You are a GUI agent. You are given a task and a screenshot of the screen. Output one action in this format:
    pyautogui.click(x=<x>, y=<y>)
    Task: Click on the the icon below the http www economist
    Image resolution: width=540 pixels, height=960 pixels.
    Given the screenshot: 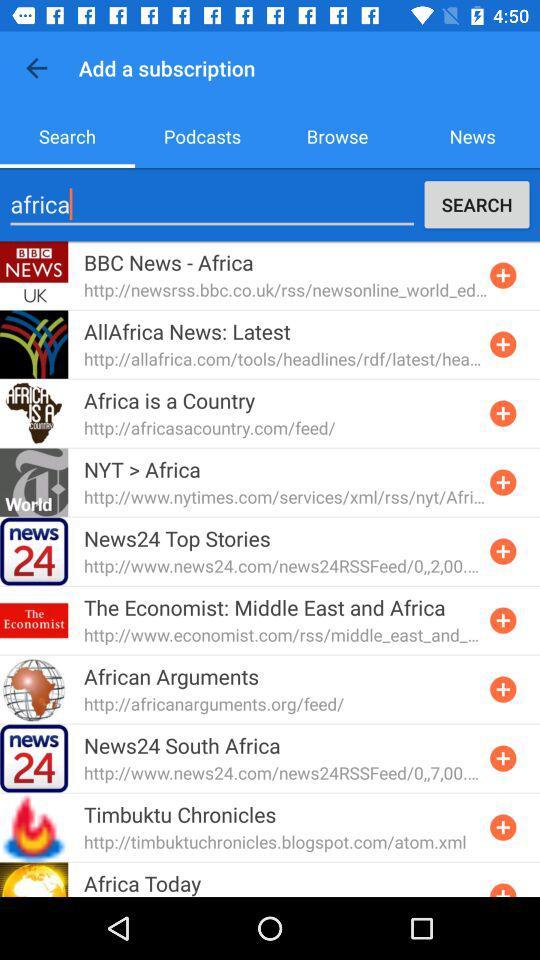 What is the action you would take?
    pyautogui.click(x=171, y=676)
    